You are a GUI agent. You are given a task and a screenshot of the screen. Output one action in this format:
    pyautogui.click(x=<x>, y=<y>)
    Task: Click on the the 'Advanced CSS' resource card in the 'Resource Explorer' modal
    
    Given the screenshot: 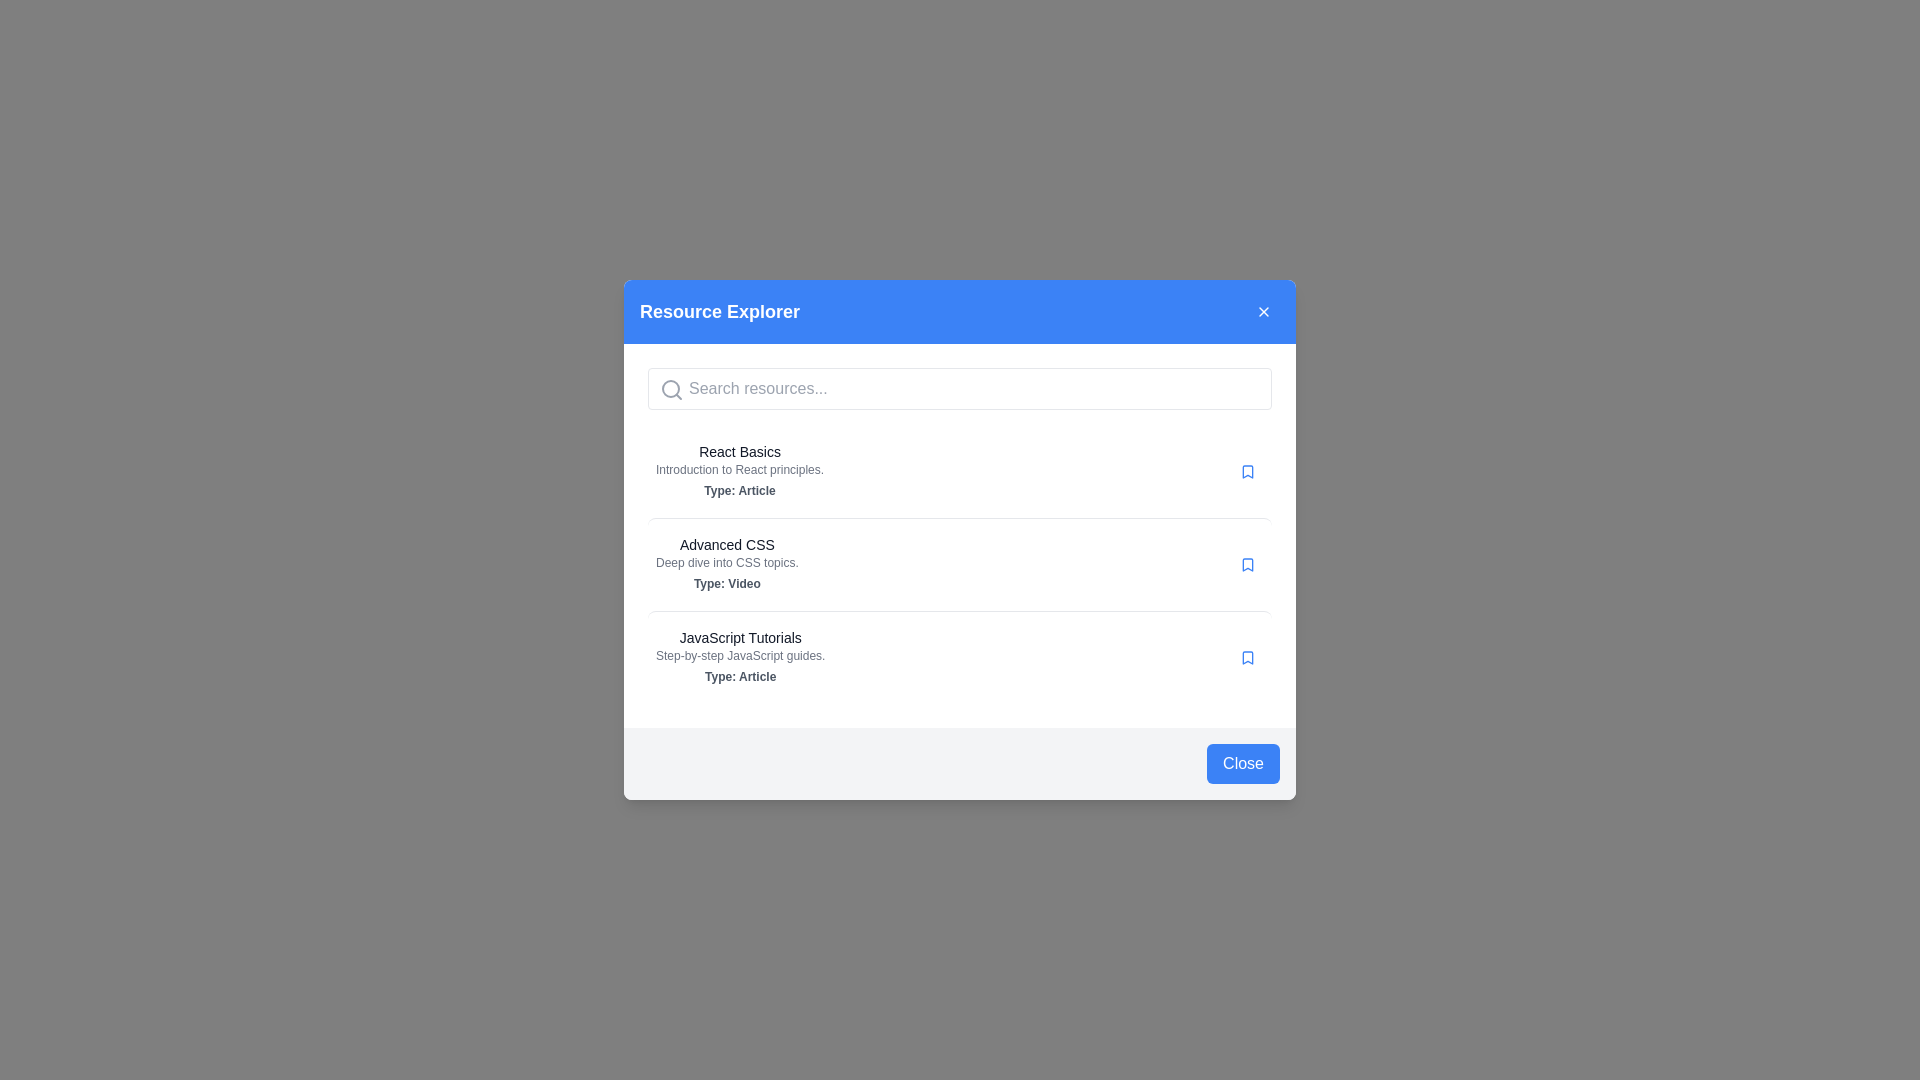 What is the action you would take?
    pyautogui.click(x=960, y=564)
    